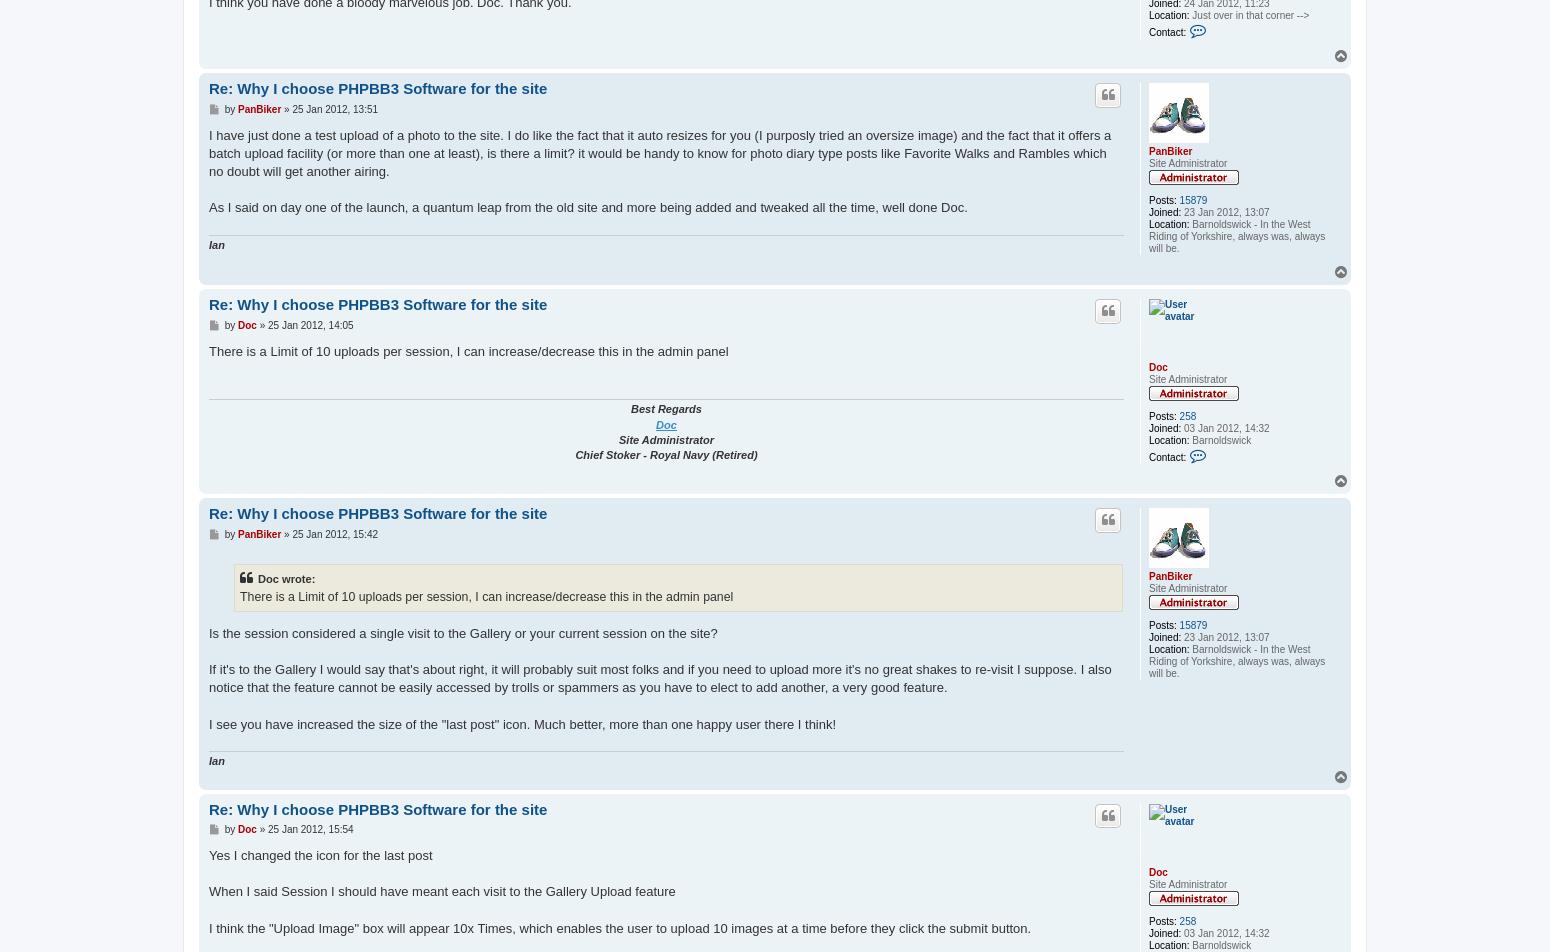 The width and height of the screenshot is (1550, 952). I want to click on 'Is the session considered a single visit to the Gallery or your current session on the site?', so click(462, 632).